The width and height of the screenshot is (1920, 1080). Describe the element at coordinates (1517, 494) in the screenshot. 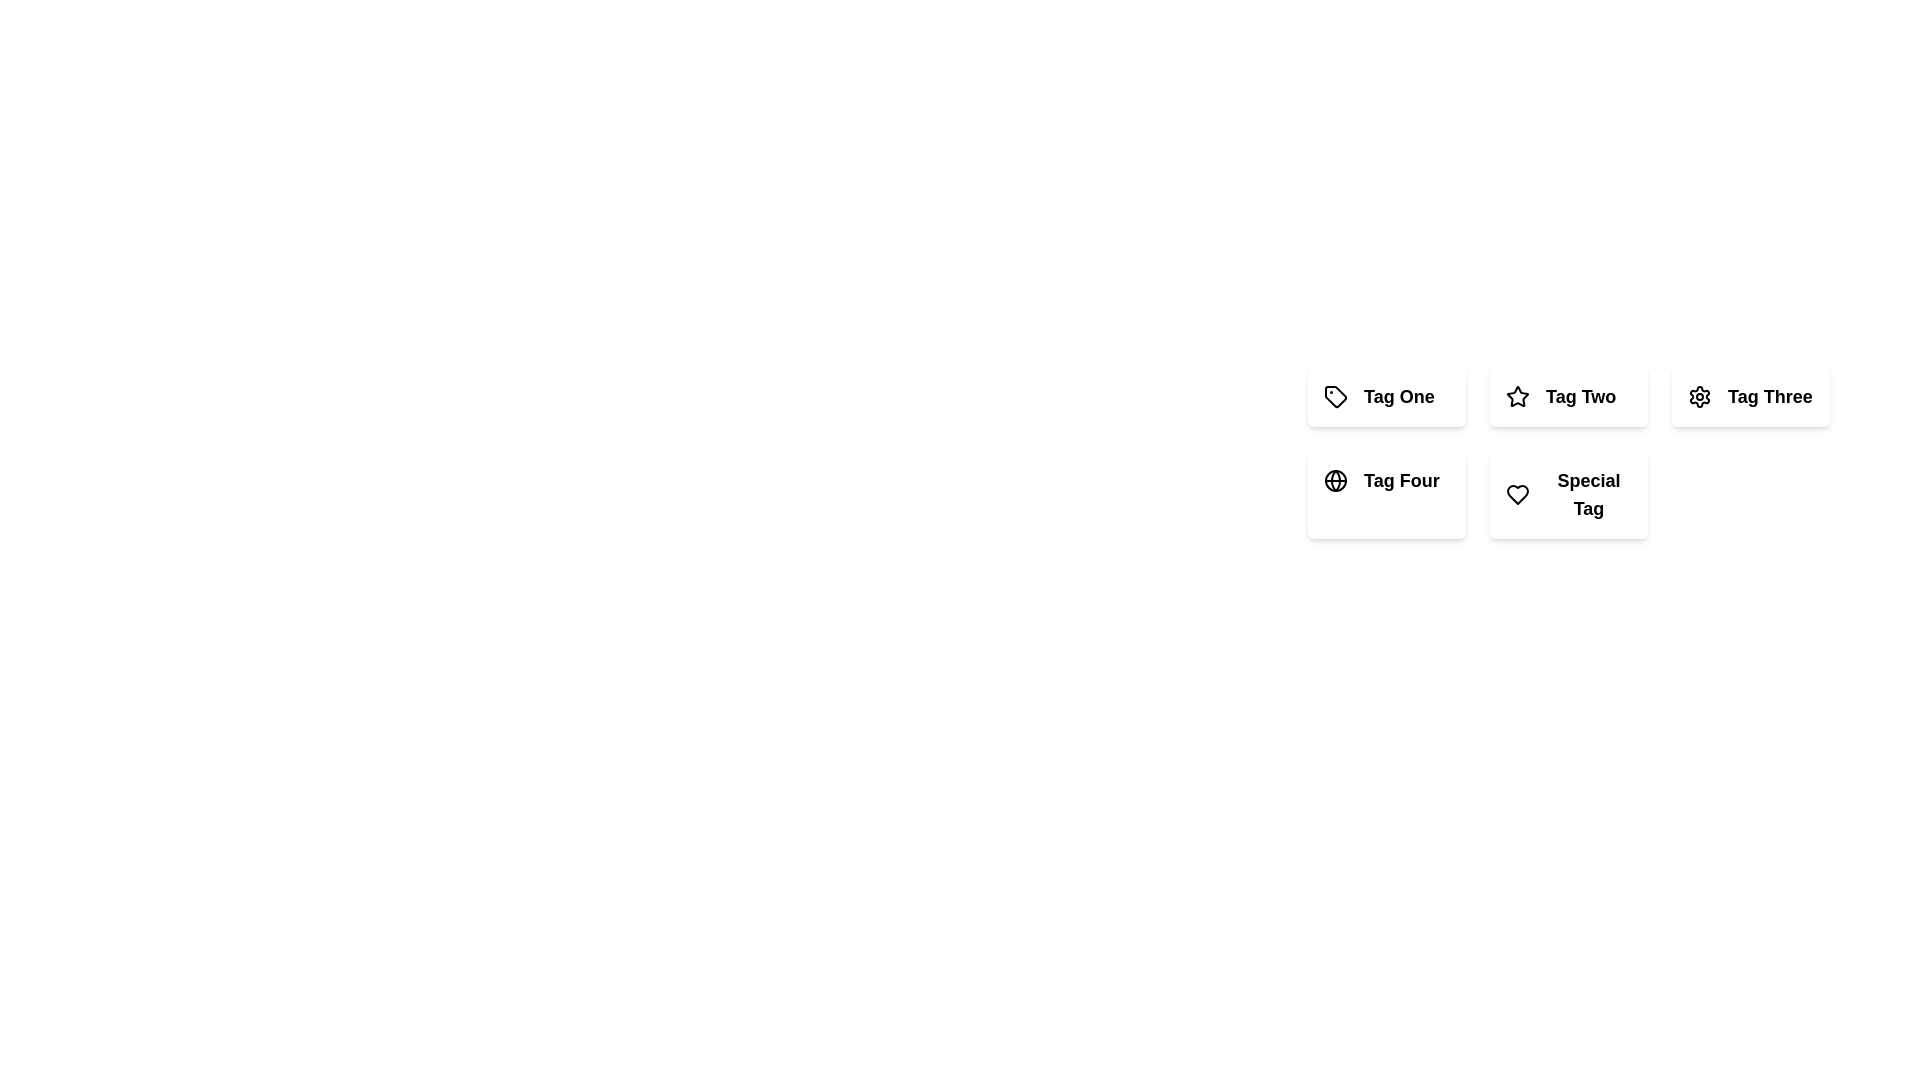

I see `the heart-shaped outline icon within the 'Special Tag' button, which is positioned to the left of the label text` at that location.